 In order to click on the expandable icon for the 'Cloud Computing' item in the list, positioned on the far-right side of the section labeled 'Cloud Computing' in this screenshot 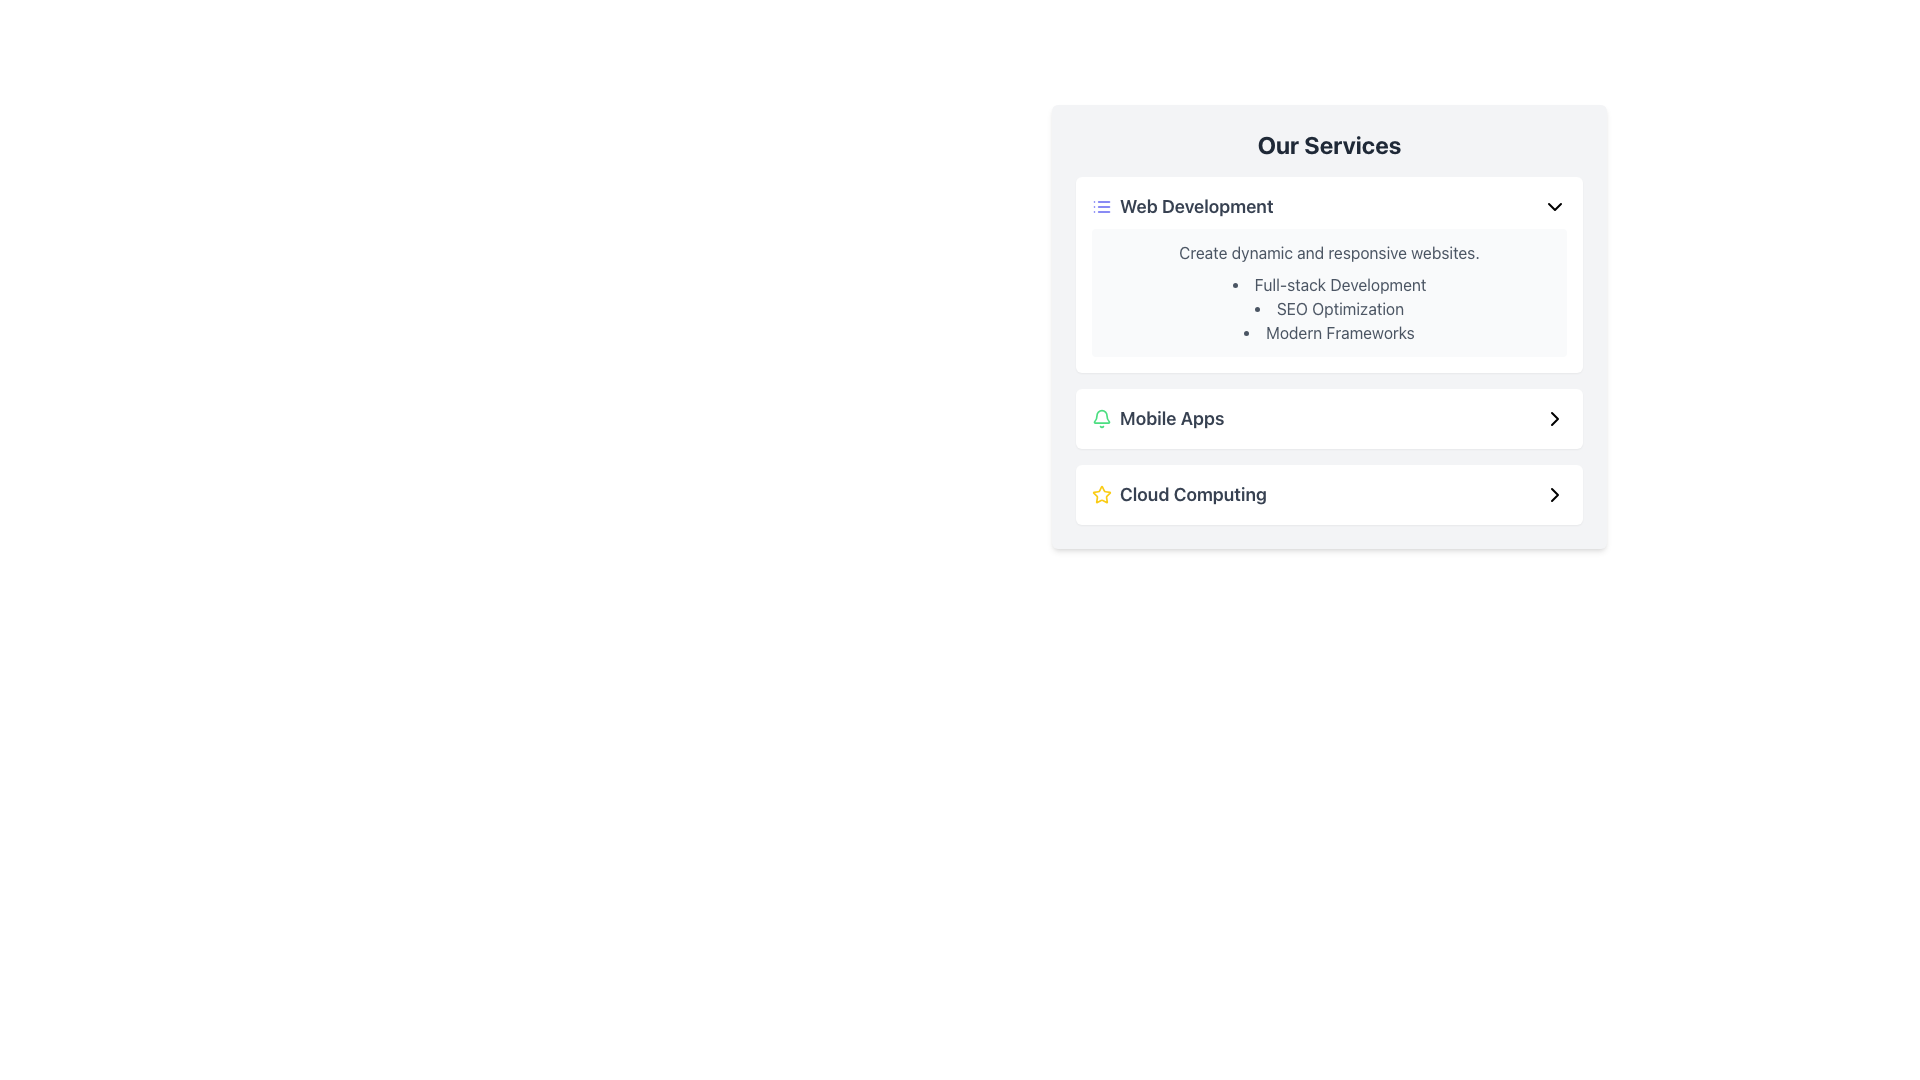, I will do `click(1554, 494)`.